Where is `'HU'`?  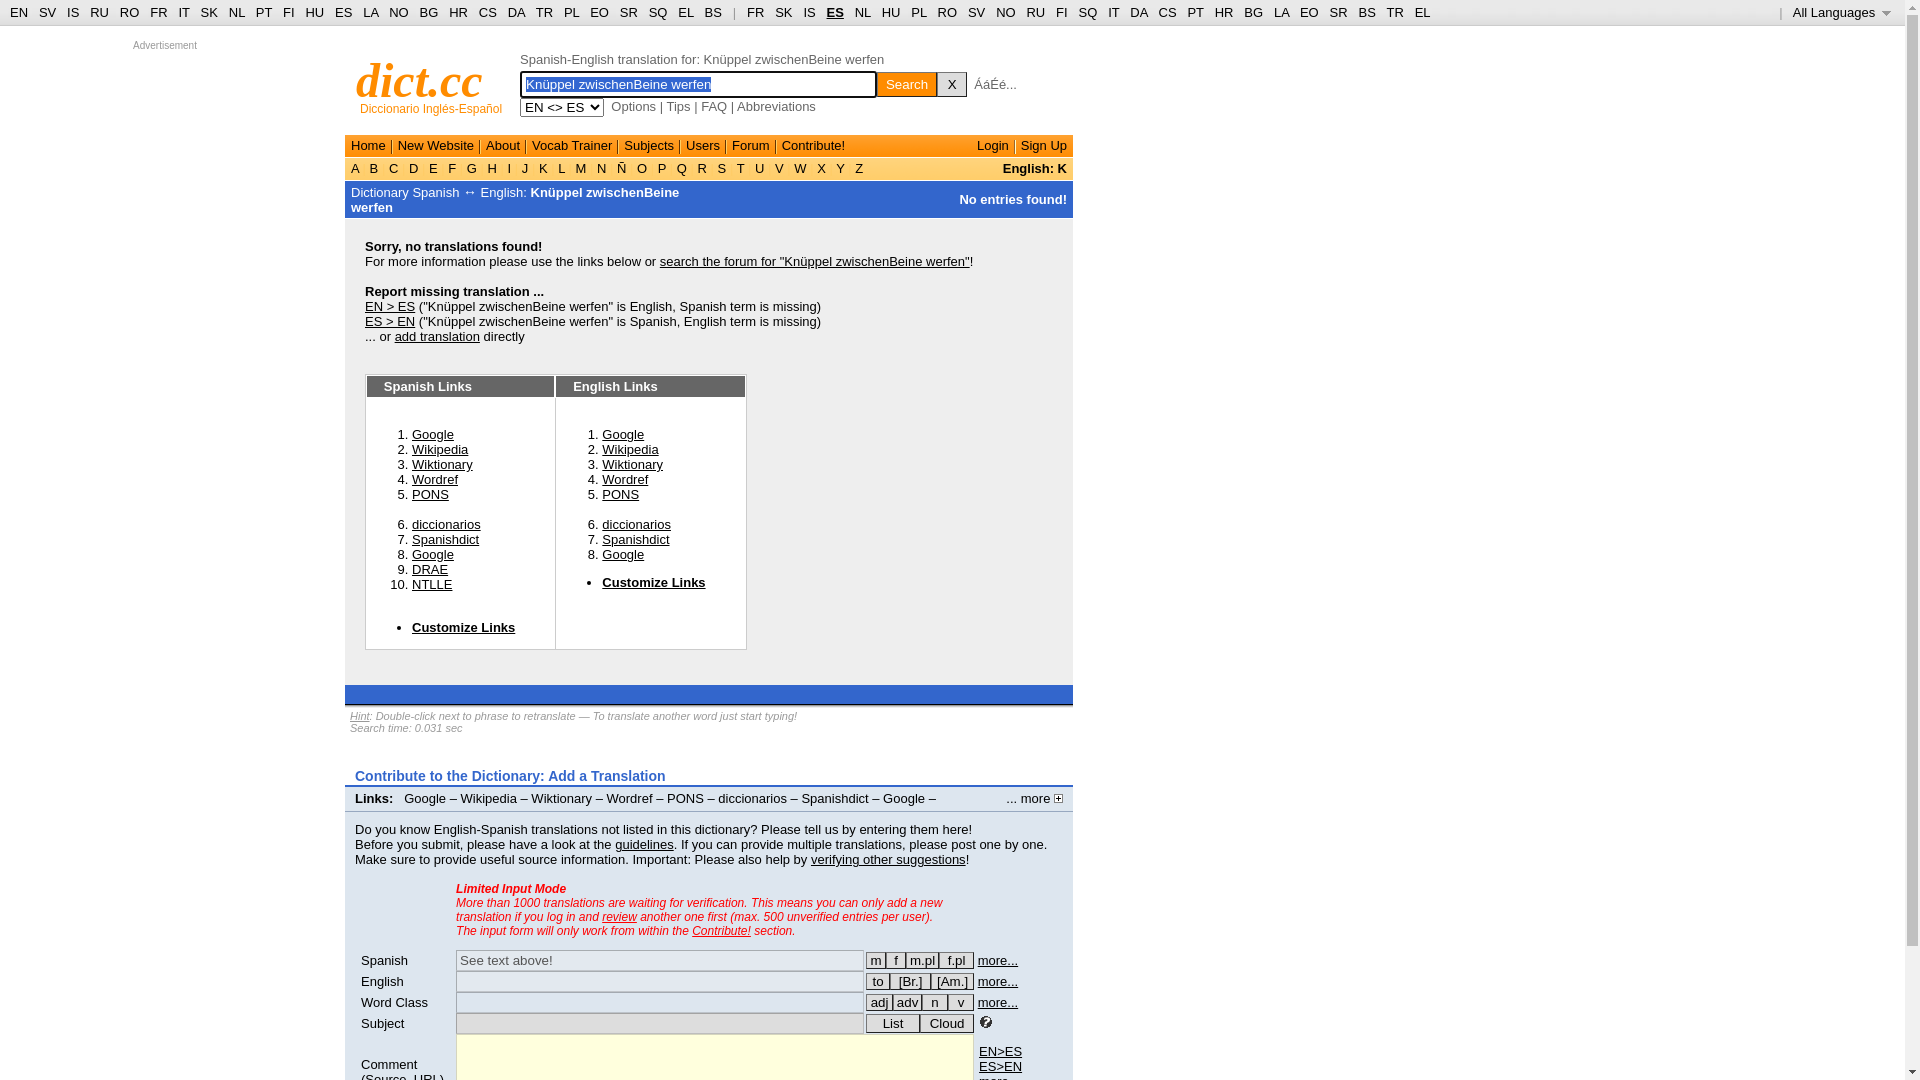 'HU' is located at coordinates (881, 12).